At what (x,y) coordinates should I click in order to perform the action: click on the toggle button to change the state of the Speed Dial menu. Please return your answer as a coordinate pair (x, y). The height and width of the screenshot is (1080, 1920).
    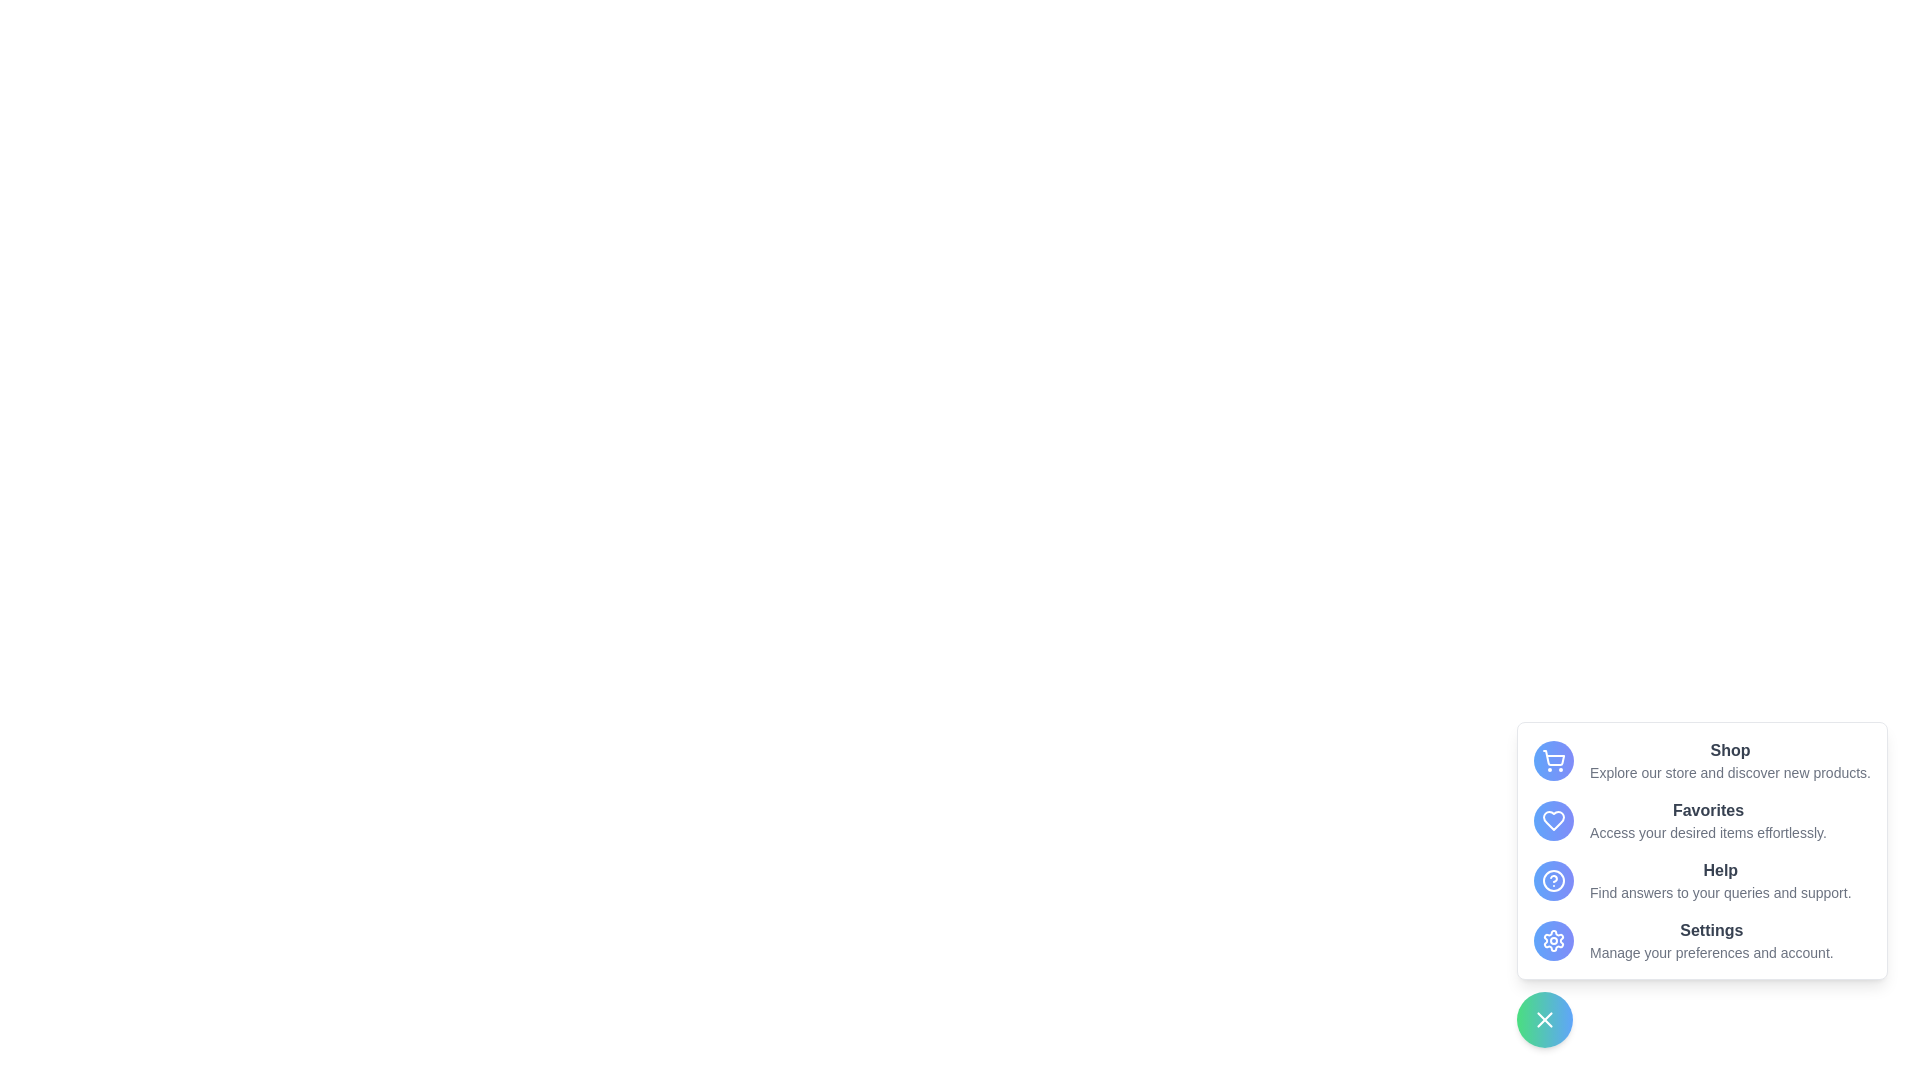
    Looking at the image, I should click on (1544, 1019).